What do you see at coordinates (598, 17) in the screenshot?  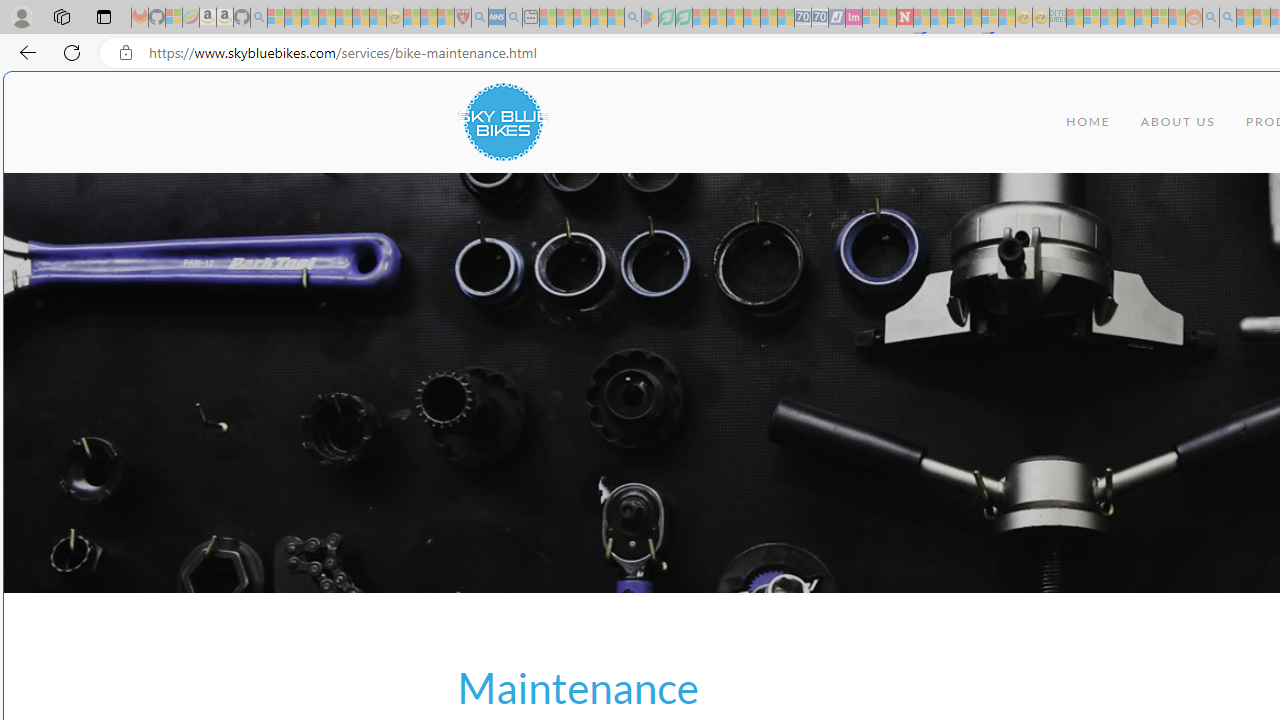 I see `'Pets - MSN - Sleeping'` at bounding box center [598, 17].